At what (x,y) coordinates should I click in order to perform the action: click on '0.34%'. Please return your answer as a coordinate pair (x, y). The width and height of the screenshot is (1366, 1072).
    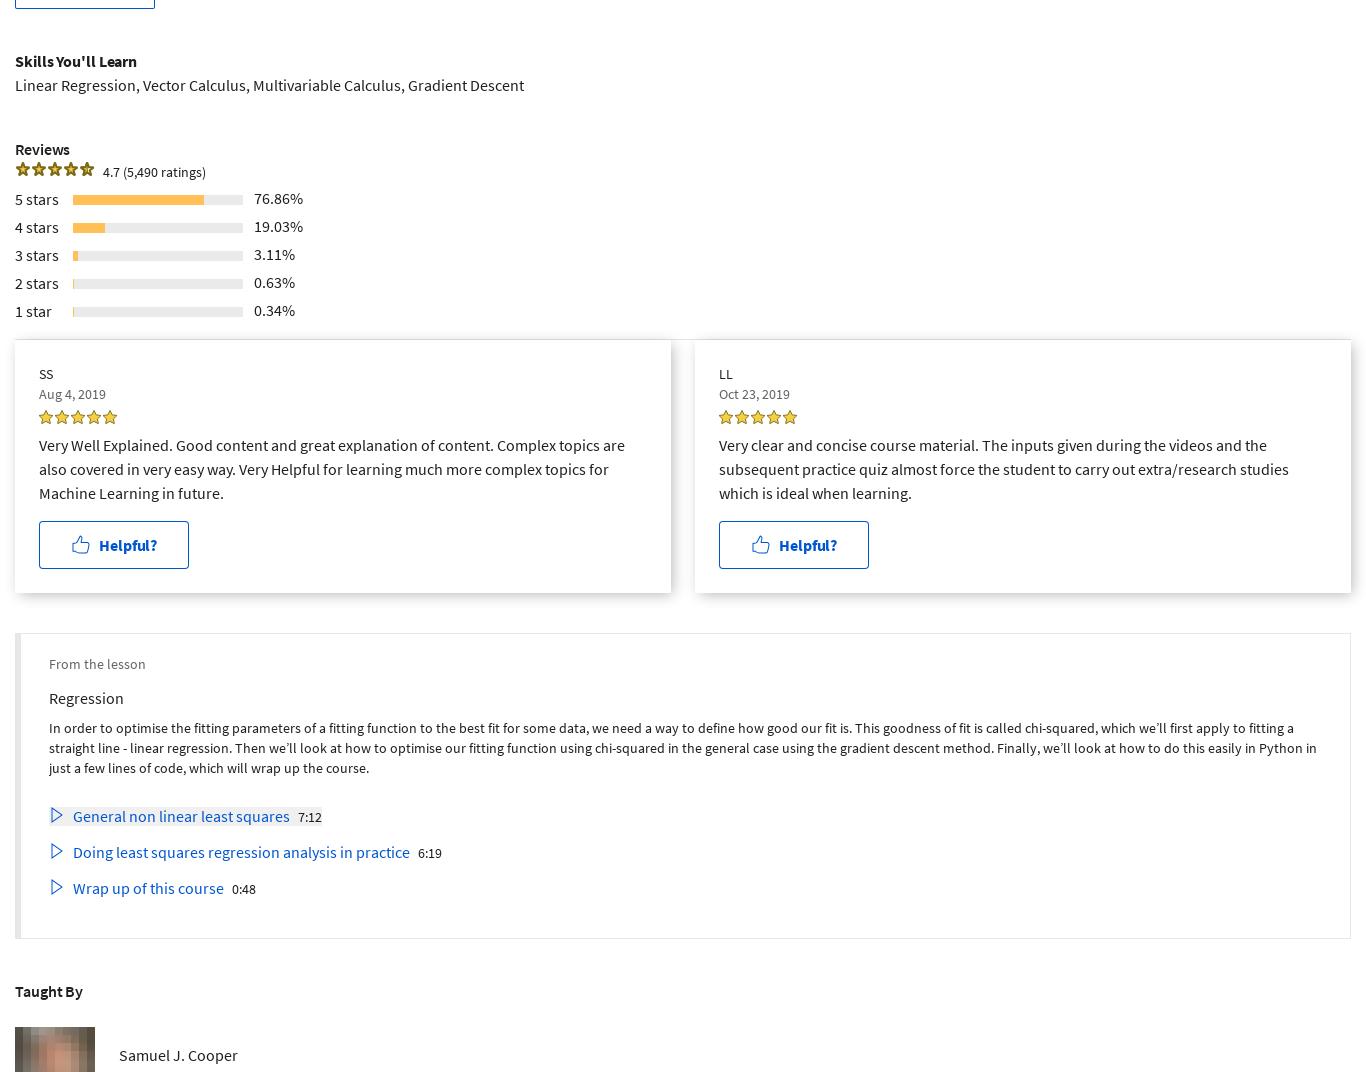
    Looking at the image, I should click on (274, 307).